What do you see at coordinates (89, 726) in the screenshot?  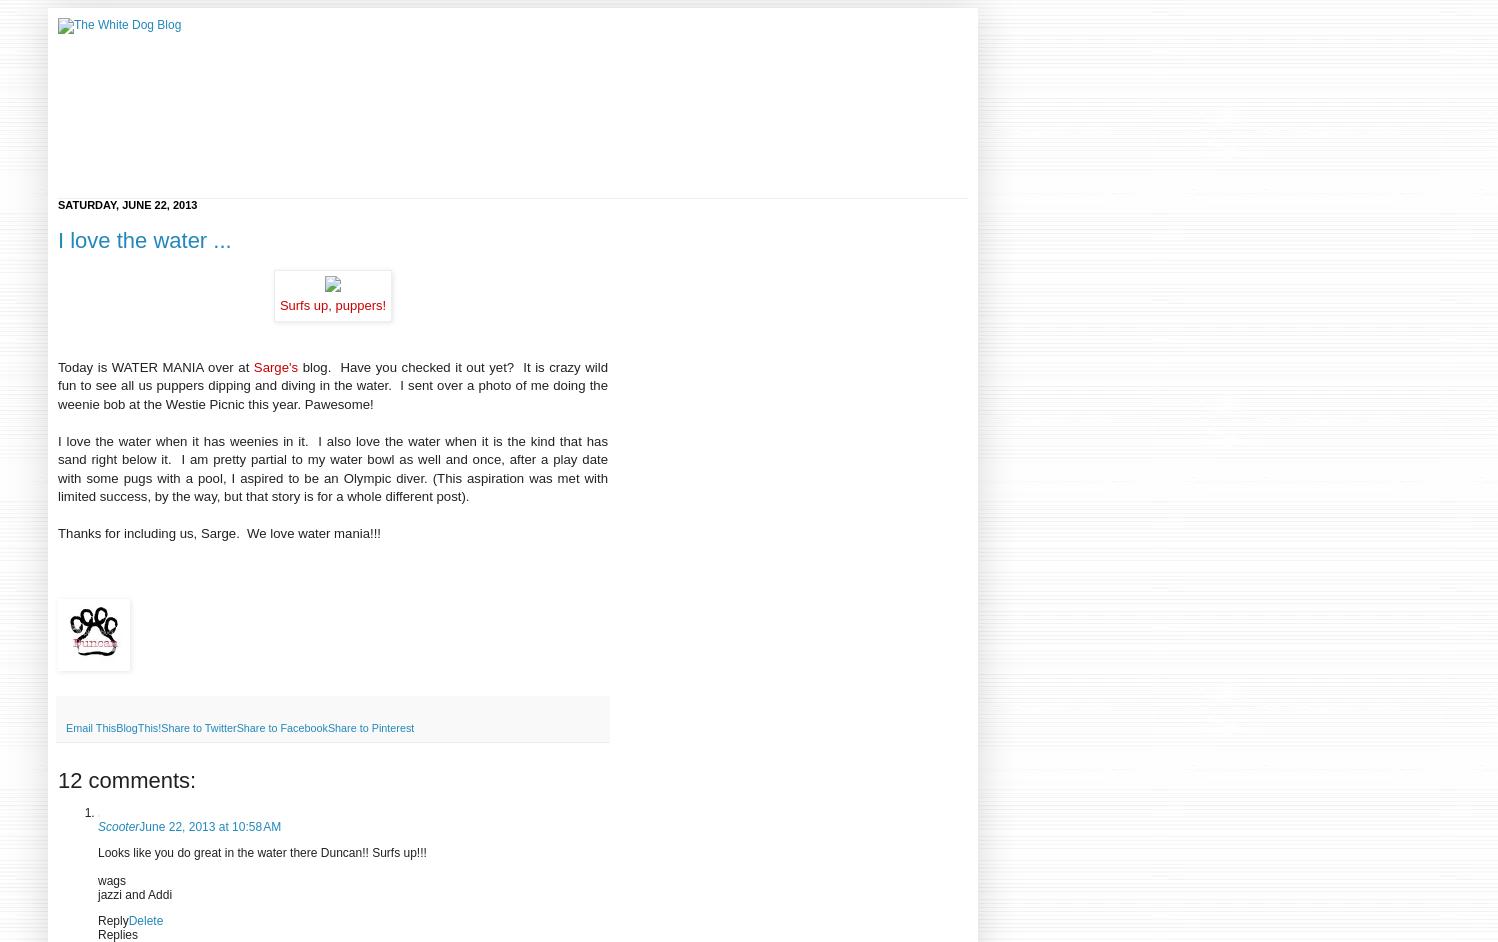 I see `'Email This'` at bounding box center [89, 726].